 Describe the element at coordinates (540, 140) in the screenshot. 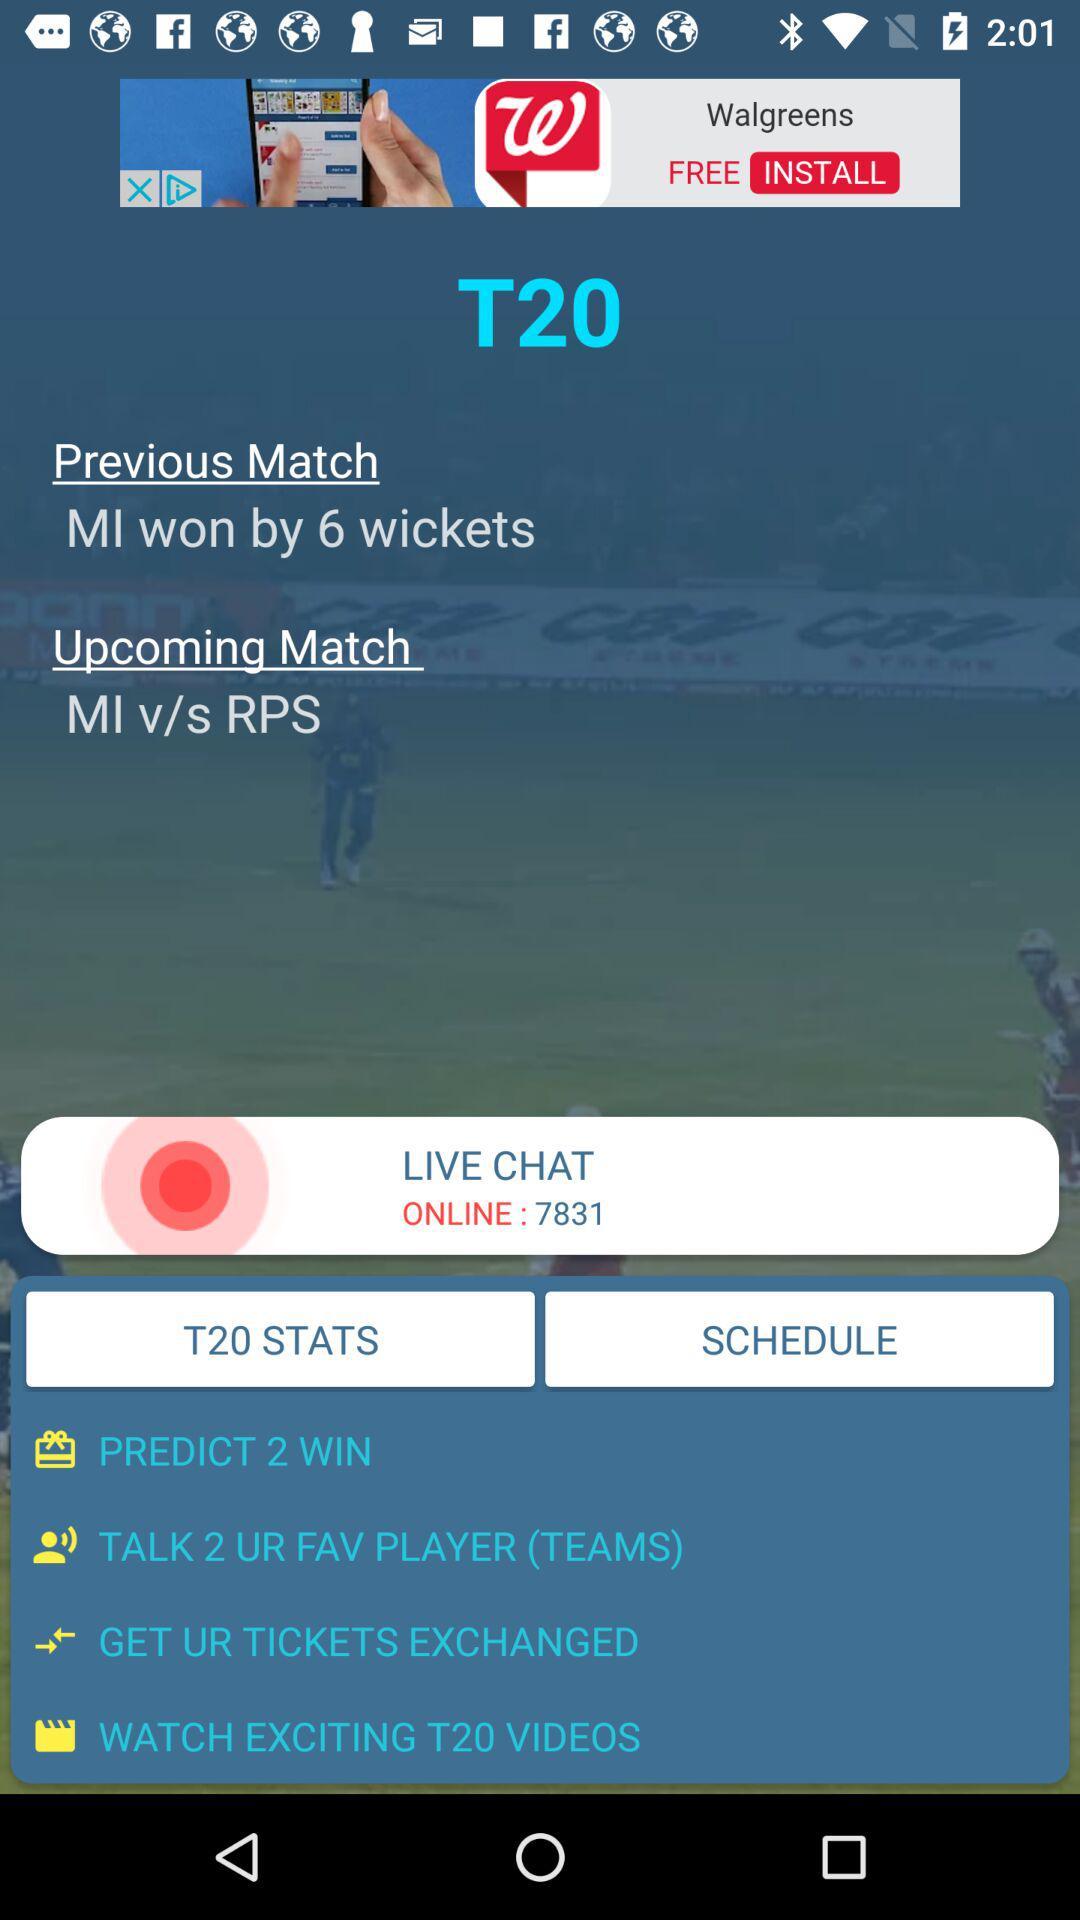

I see `advertisement for walgreens` at that location.